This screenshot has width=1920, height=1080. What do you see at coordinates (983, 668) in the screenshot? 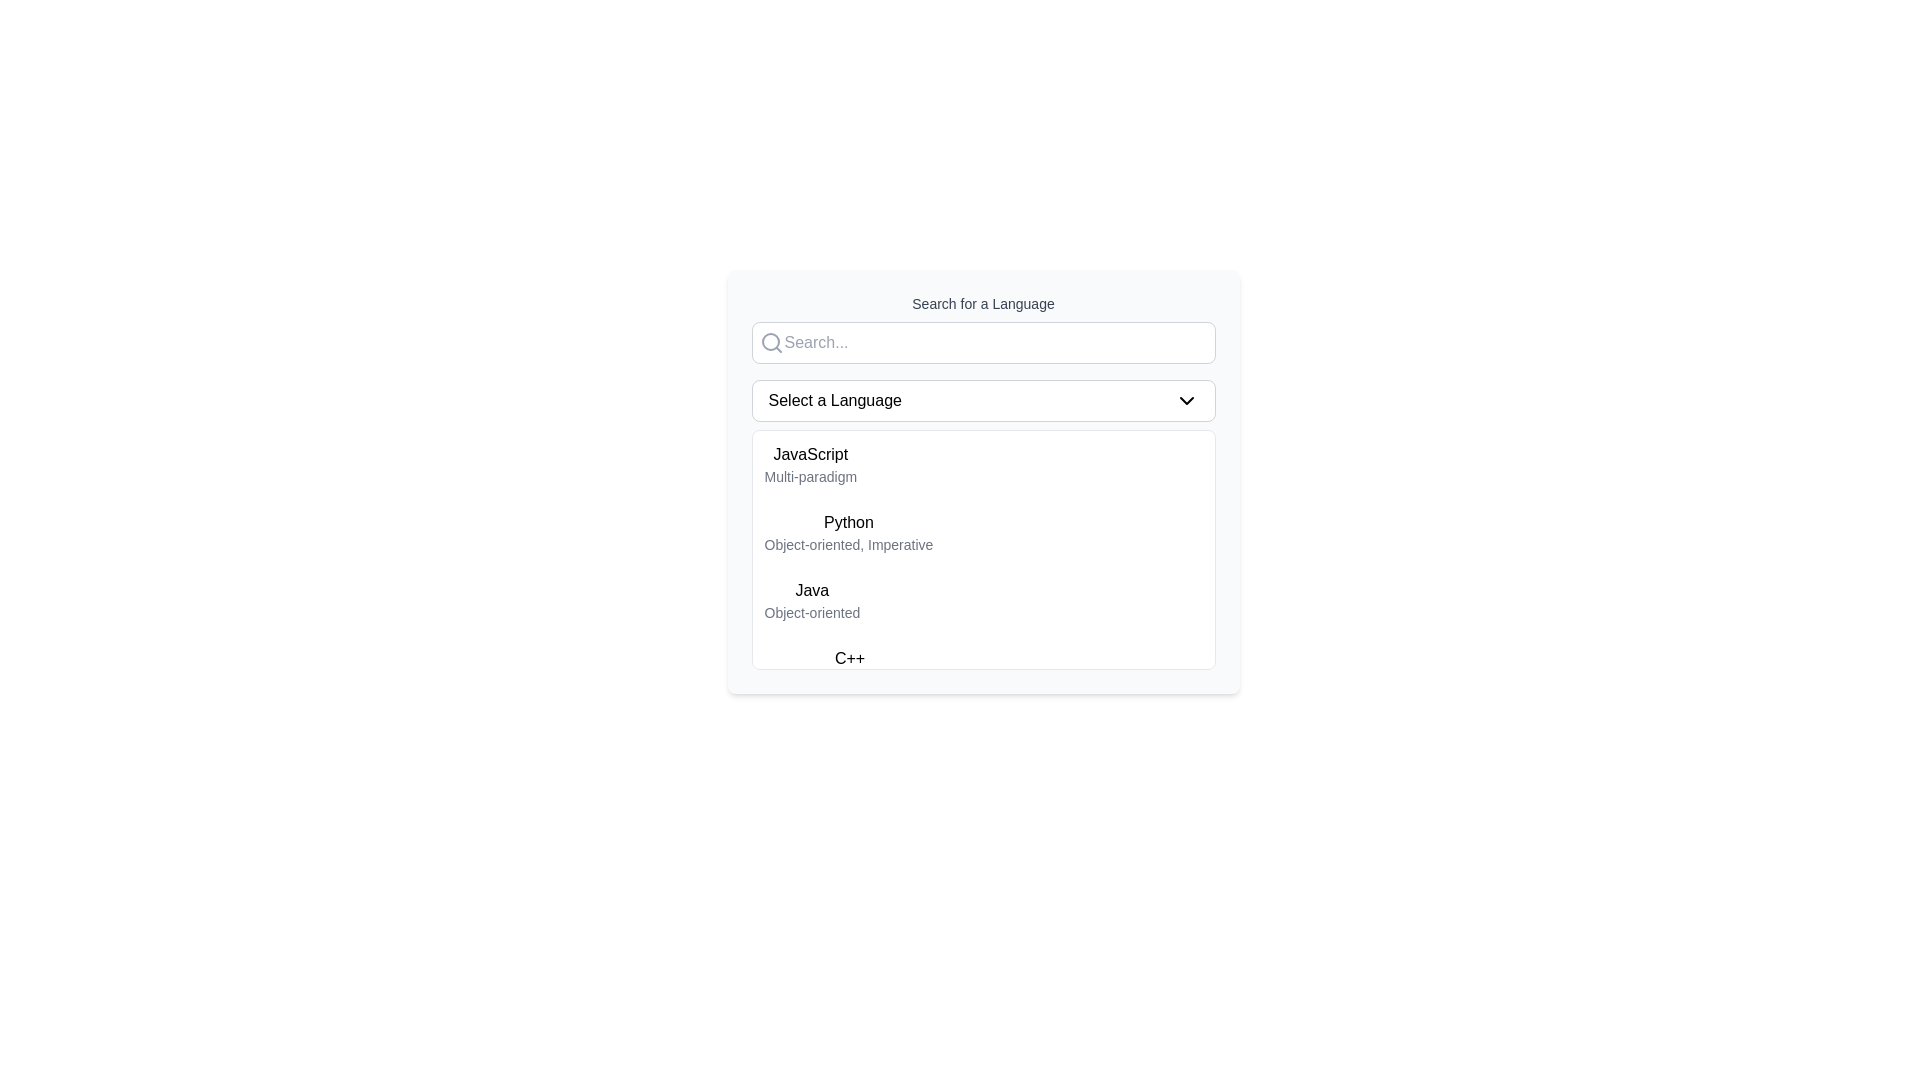
I see `the 'C++' option within the dropdown menu` at bounding box center [983, 668].